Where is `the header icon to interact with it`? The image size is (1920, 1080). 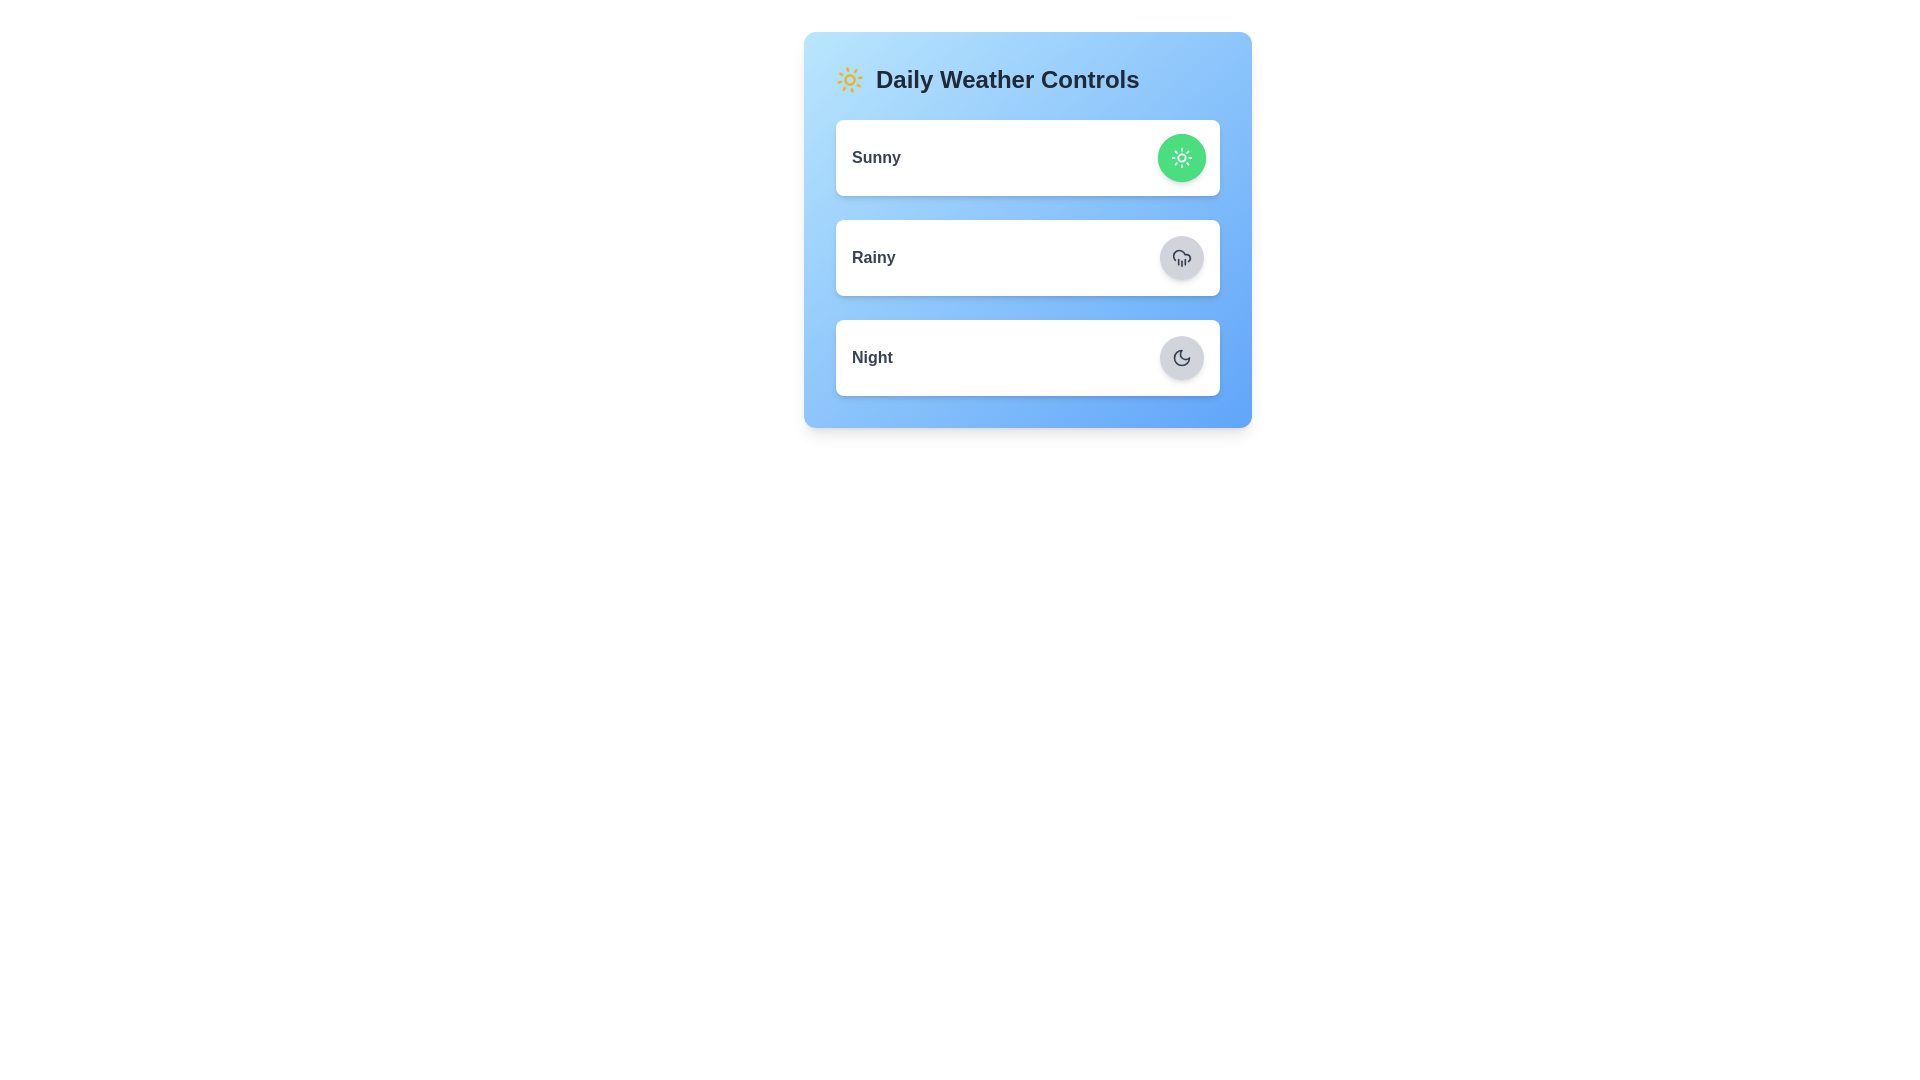 the header icon to interact with it is located at coordinates (849, 79).